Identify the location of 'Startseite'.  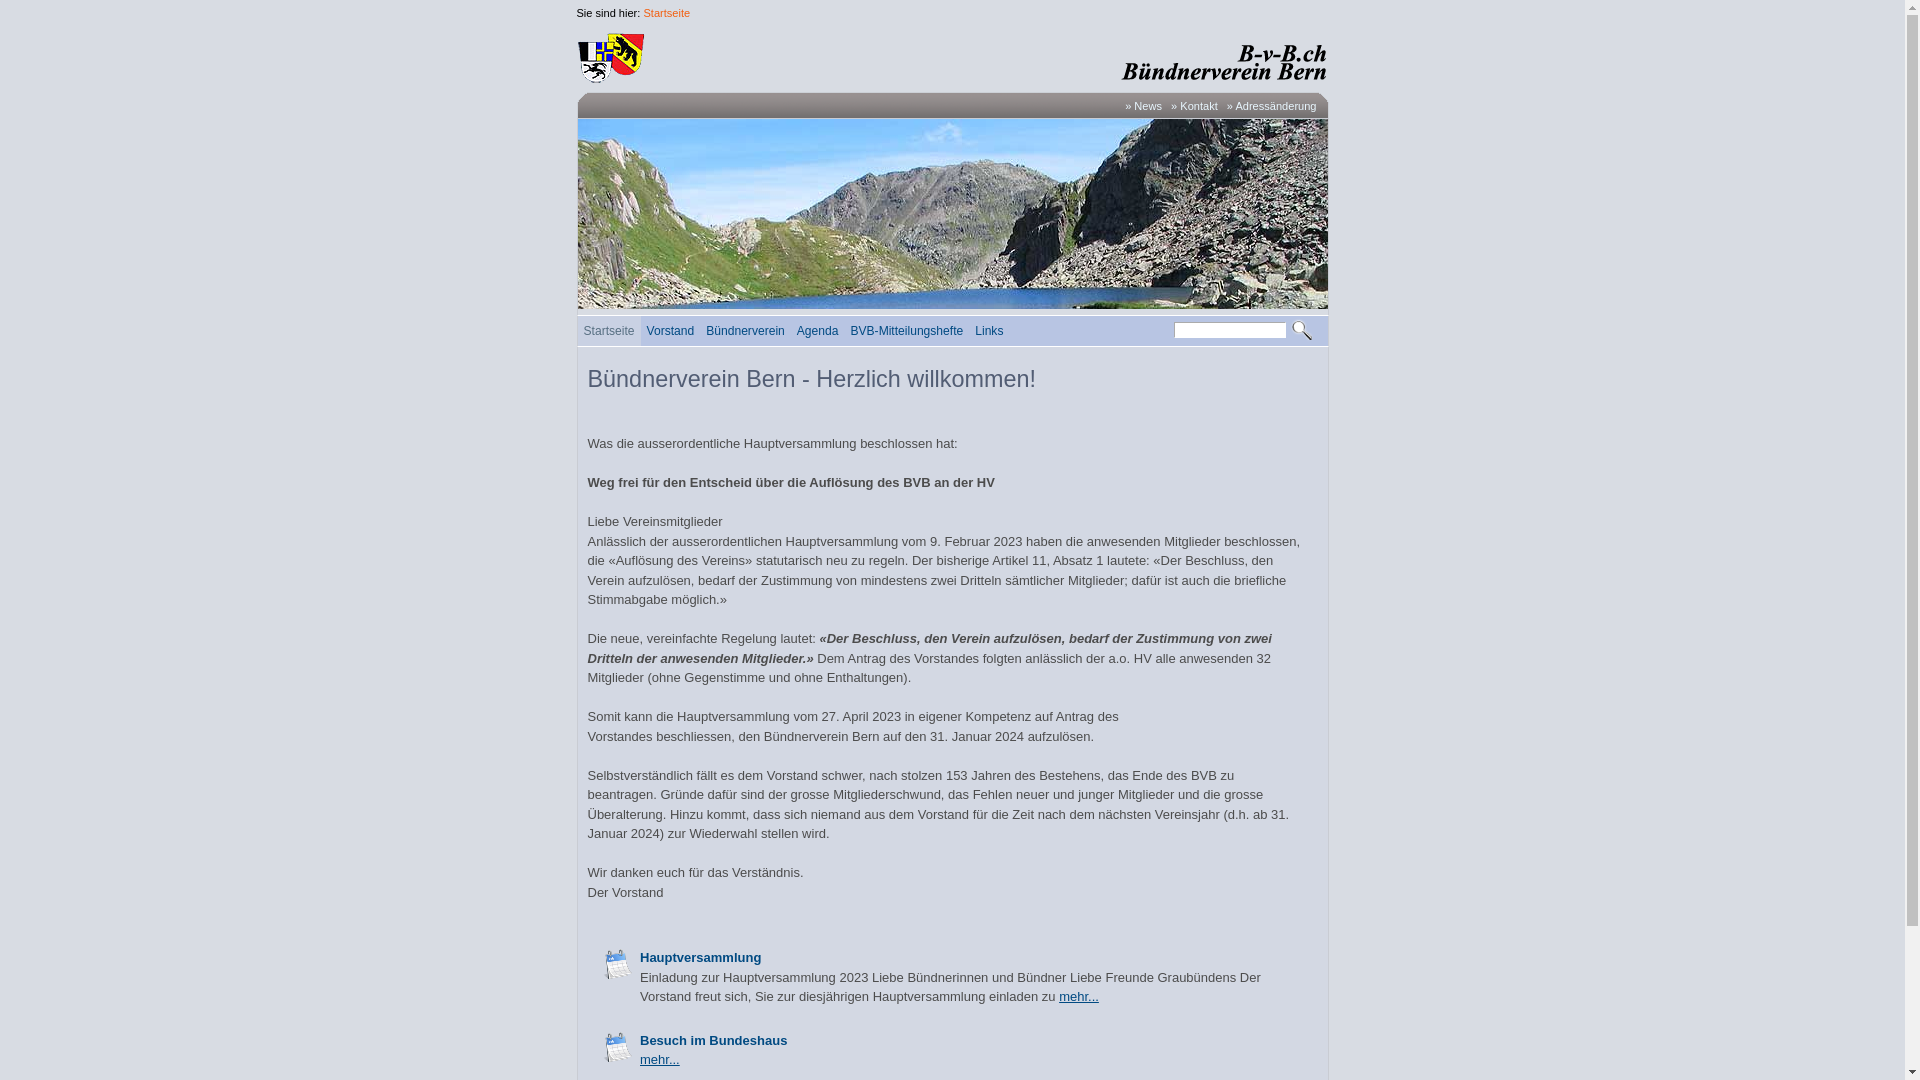
(666, 12).